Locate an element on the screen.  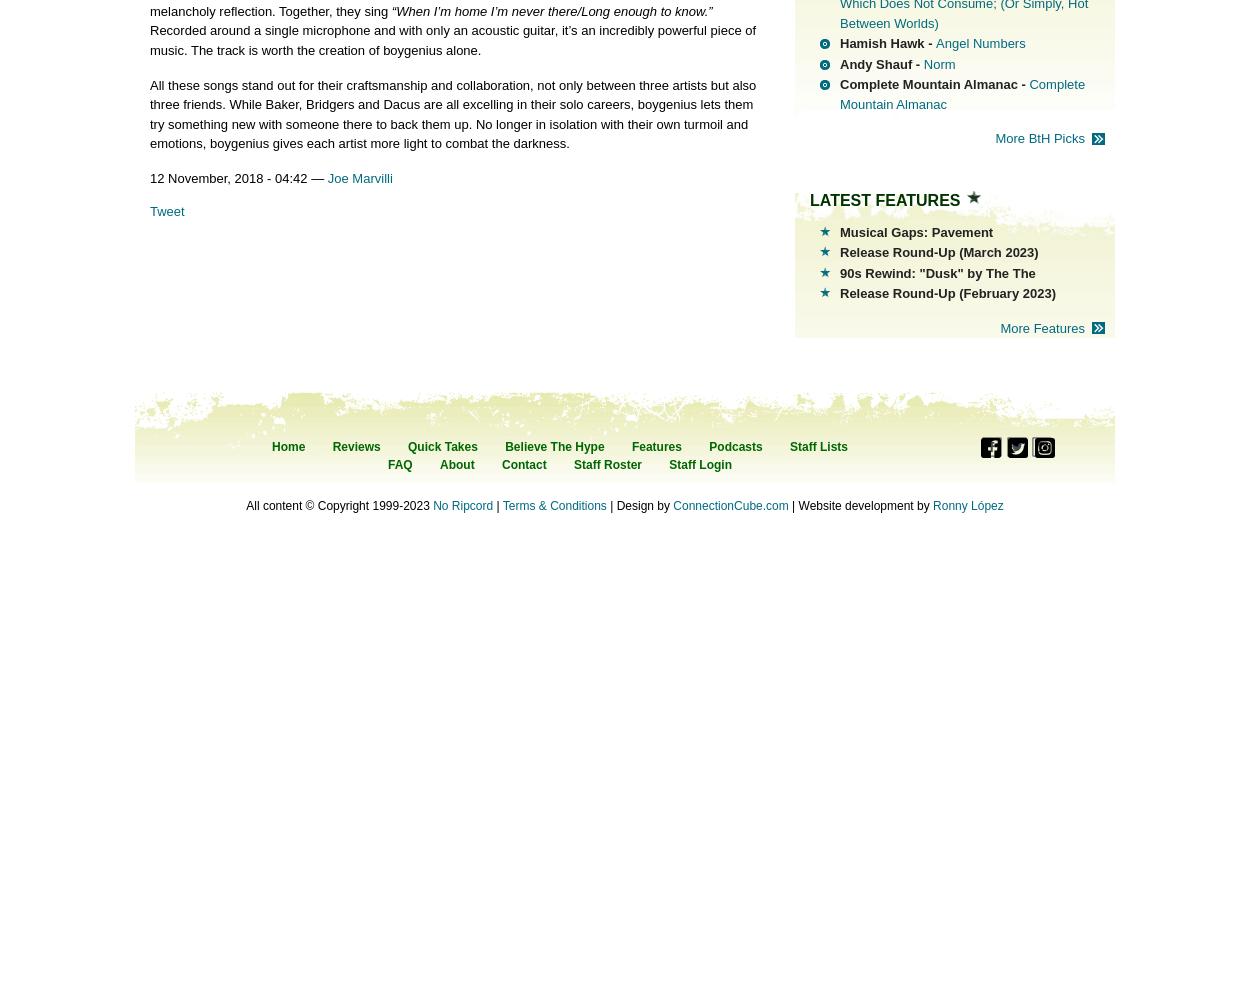
'Staff Login' is located at coordinates (699, 464).